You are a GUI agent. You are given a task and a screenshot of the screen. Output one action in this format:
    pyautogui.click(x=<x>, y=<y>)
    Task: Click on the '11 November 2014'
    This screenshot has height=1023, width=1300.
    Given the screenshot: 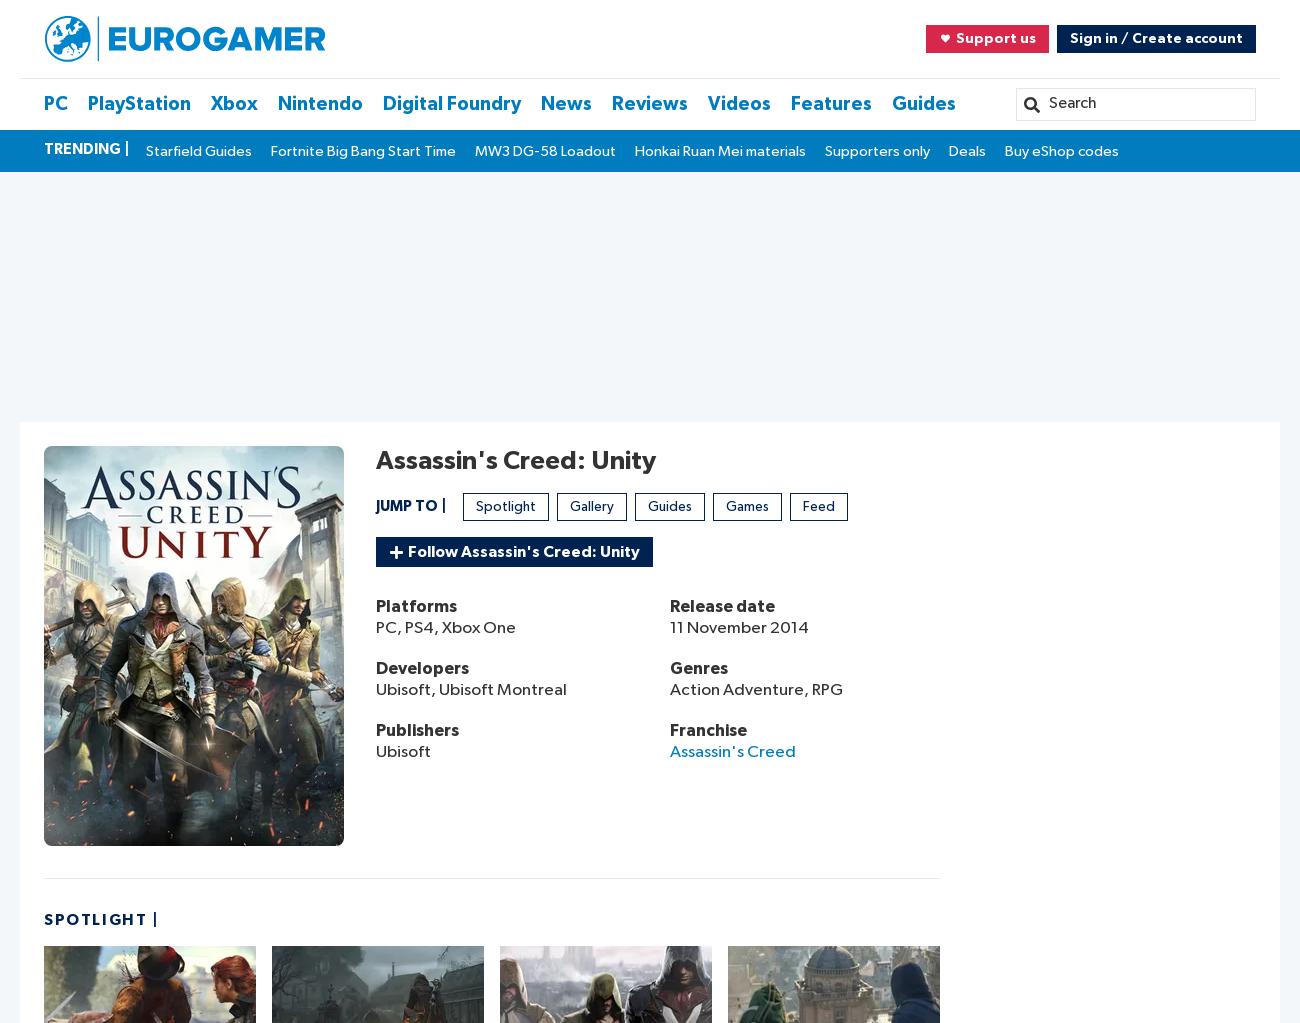 What is the action you would take?
    pyautogui.click(x=669, y=627)
    